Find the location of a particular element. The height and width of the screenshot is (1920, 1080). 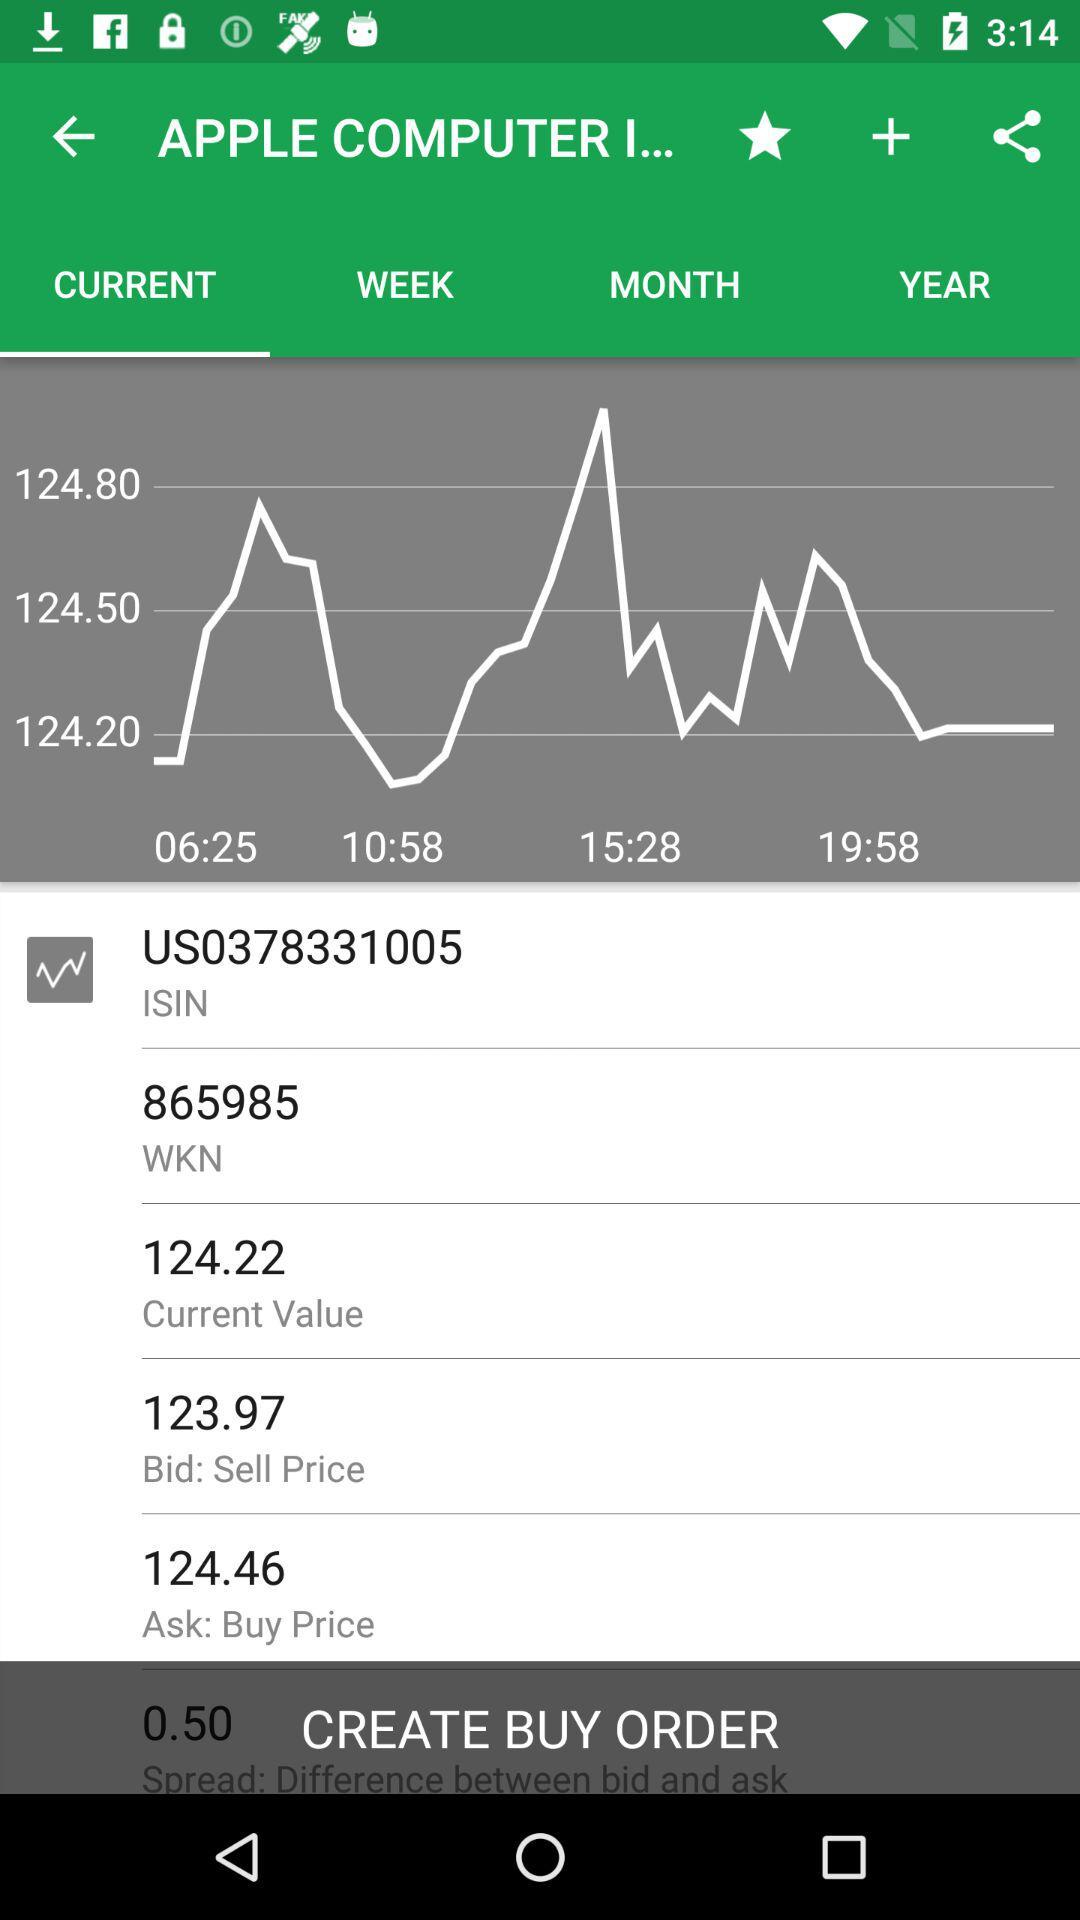

the icon above year is located at coordinates (1017, 135).